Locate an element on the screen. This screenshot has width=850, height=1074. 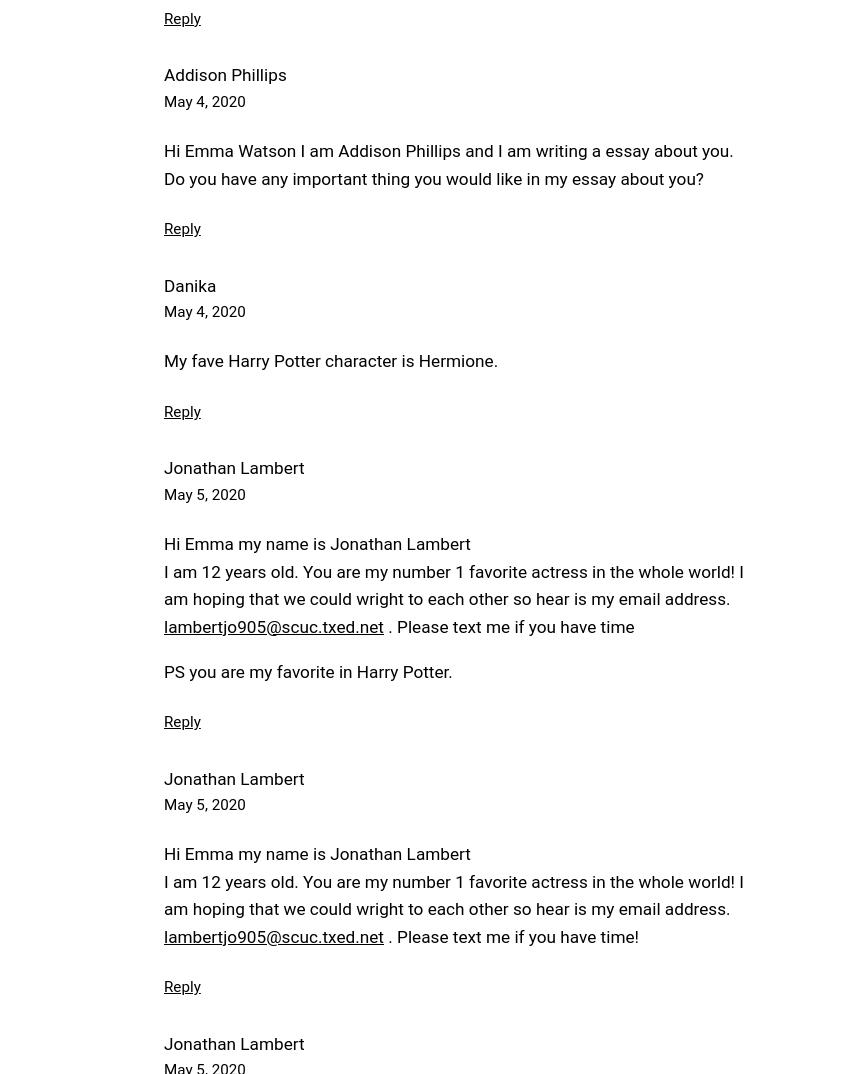
'. Please text me if you have time!' is located at coordinates (382, 935).